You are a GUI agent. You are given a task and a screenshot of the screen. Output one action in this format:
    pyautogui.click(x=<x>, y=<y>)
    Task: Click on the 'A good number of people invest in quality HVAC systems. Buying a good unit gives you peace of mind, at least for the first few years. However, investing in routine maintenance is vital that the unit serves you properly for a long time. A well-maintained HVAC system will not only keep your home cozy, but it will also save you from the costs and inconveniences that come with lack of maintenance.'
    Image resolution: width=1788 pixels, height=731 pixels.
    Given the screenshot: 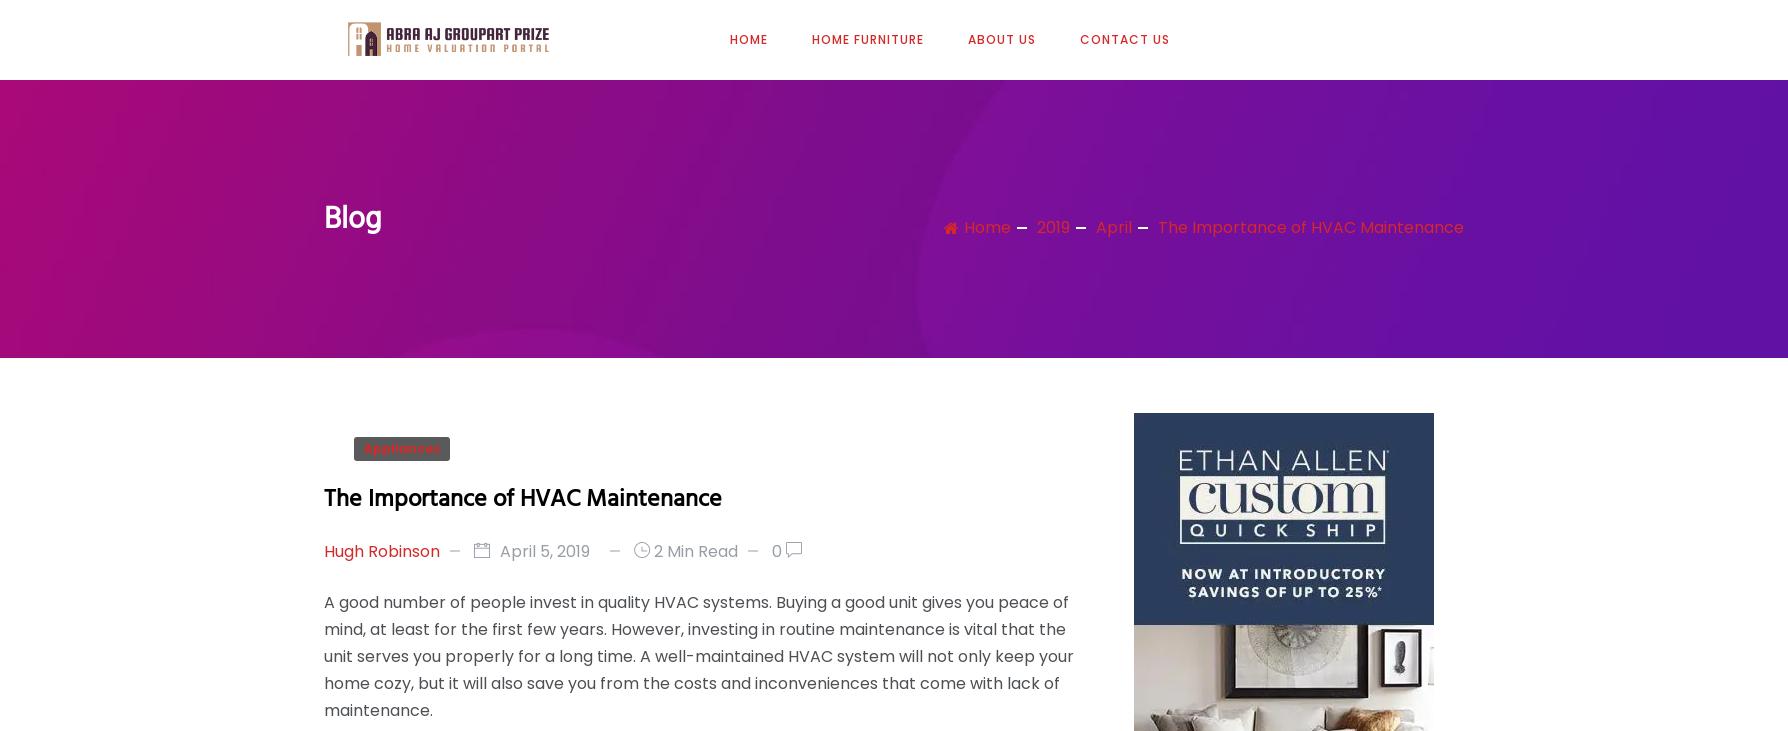 What is the action you would take?
    pyautogui.click(x=697, y=655)
    